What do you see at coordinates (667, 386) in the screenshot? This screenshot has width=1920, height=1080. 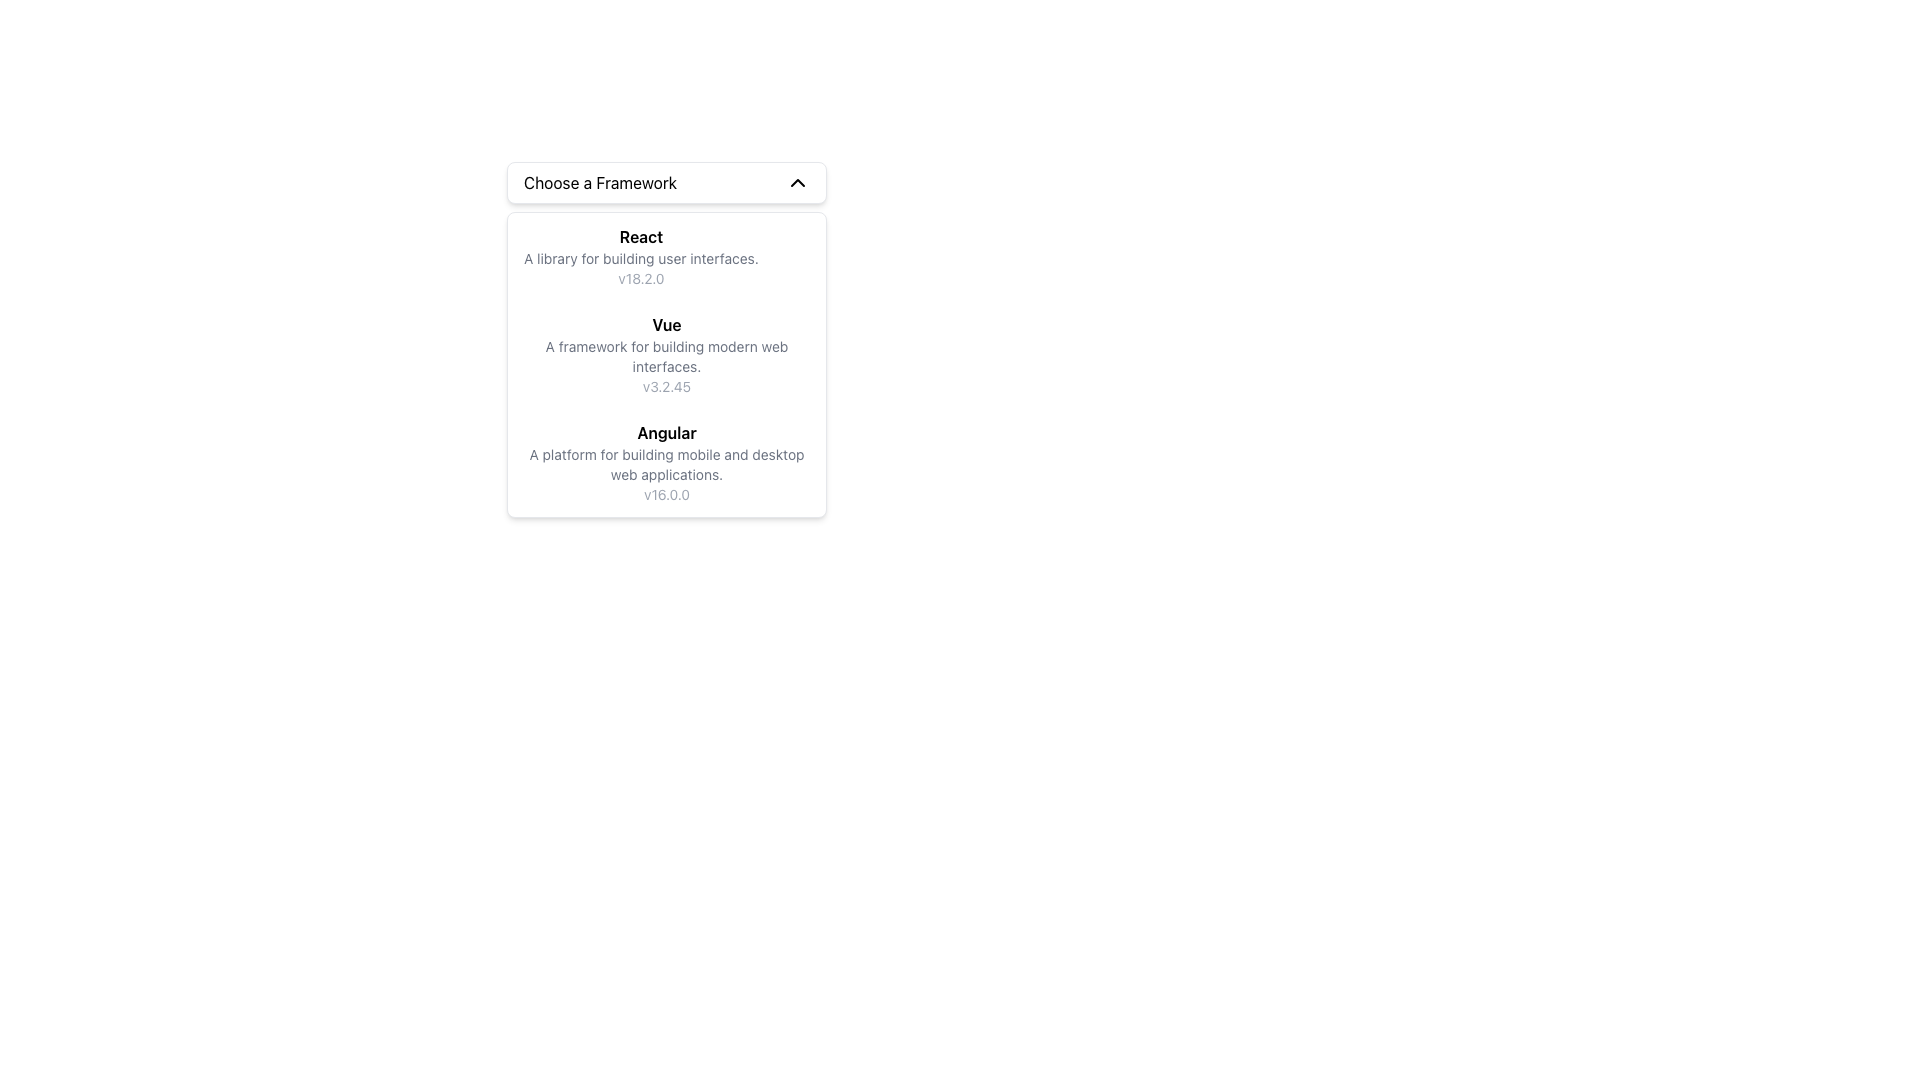 I see `the static informational label displaying the version number of the Vue framework, located below the descriptive text 'A framework for building modern web interfaces.'` at bounding box center [667, 386].